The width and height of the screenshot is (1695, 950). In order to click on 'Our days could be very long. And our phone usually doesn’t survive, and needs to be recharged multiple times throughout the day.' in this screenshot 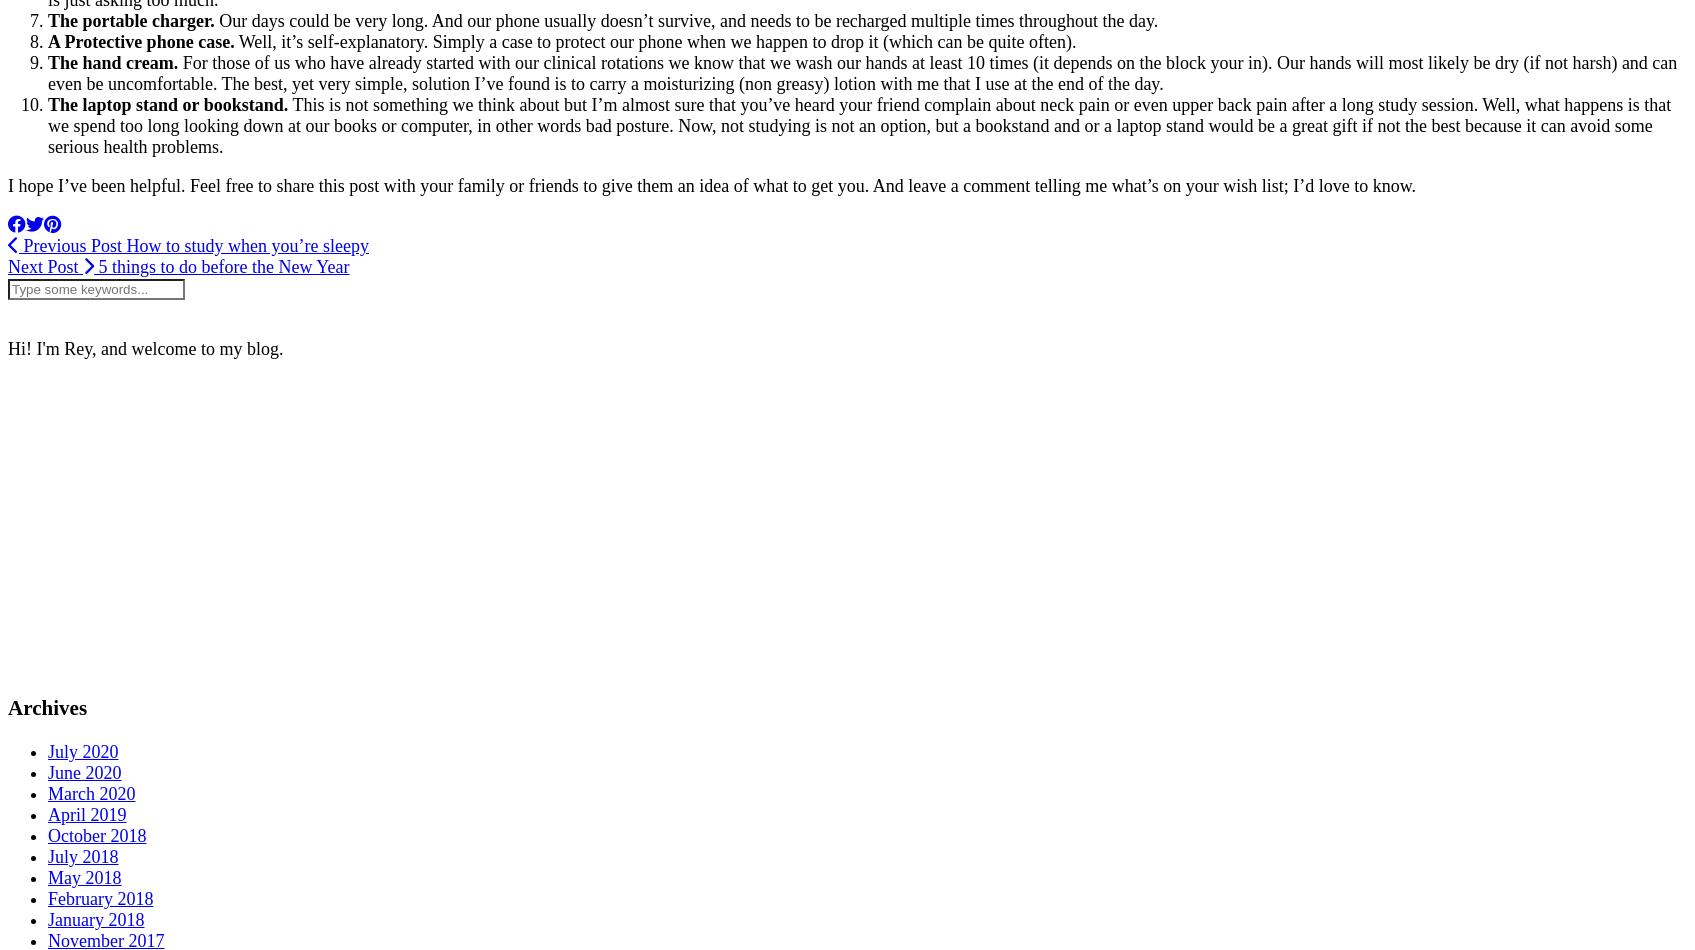, I will do `click(685, 20)`.